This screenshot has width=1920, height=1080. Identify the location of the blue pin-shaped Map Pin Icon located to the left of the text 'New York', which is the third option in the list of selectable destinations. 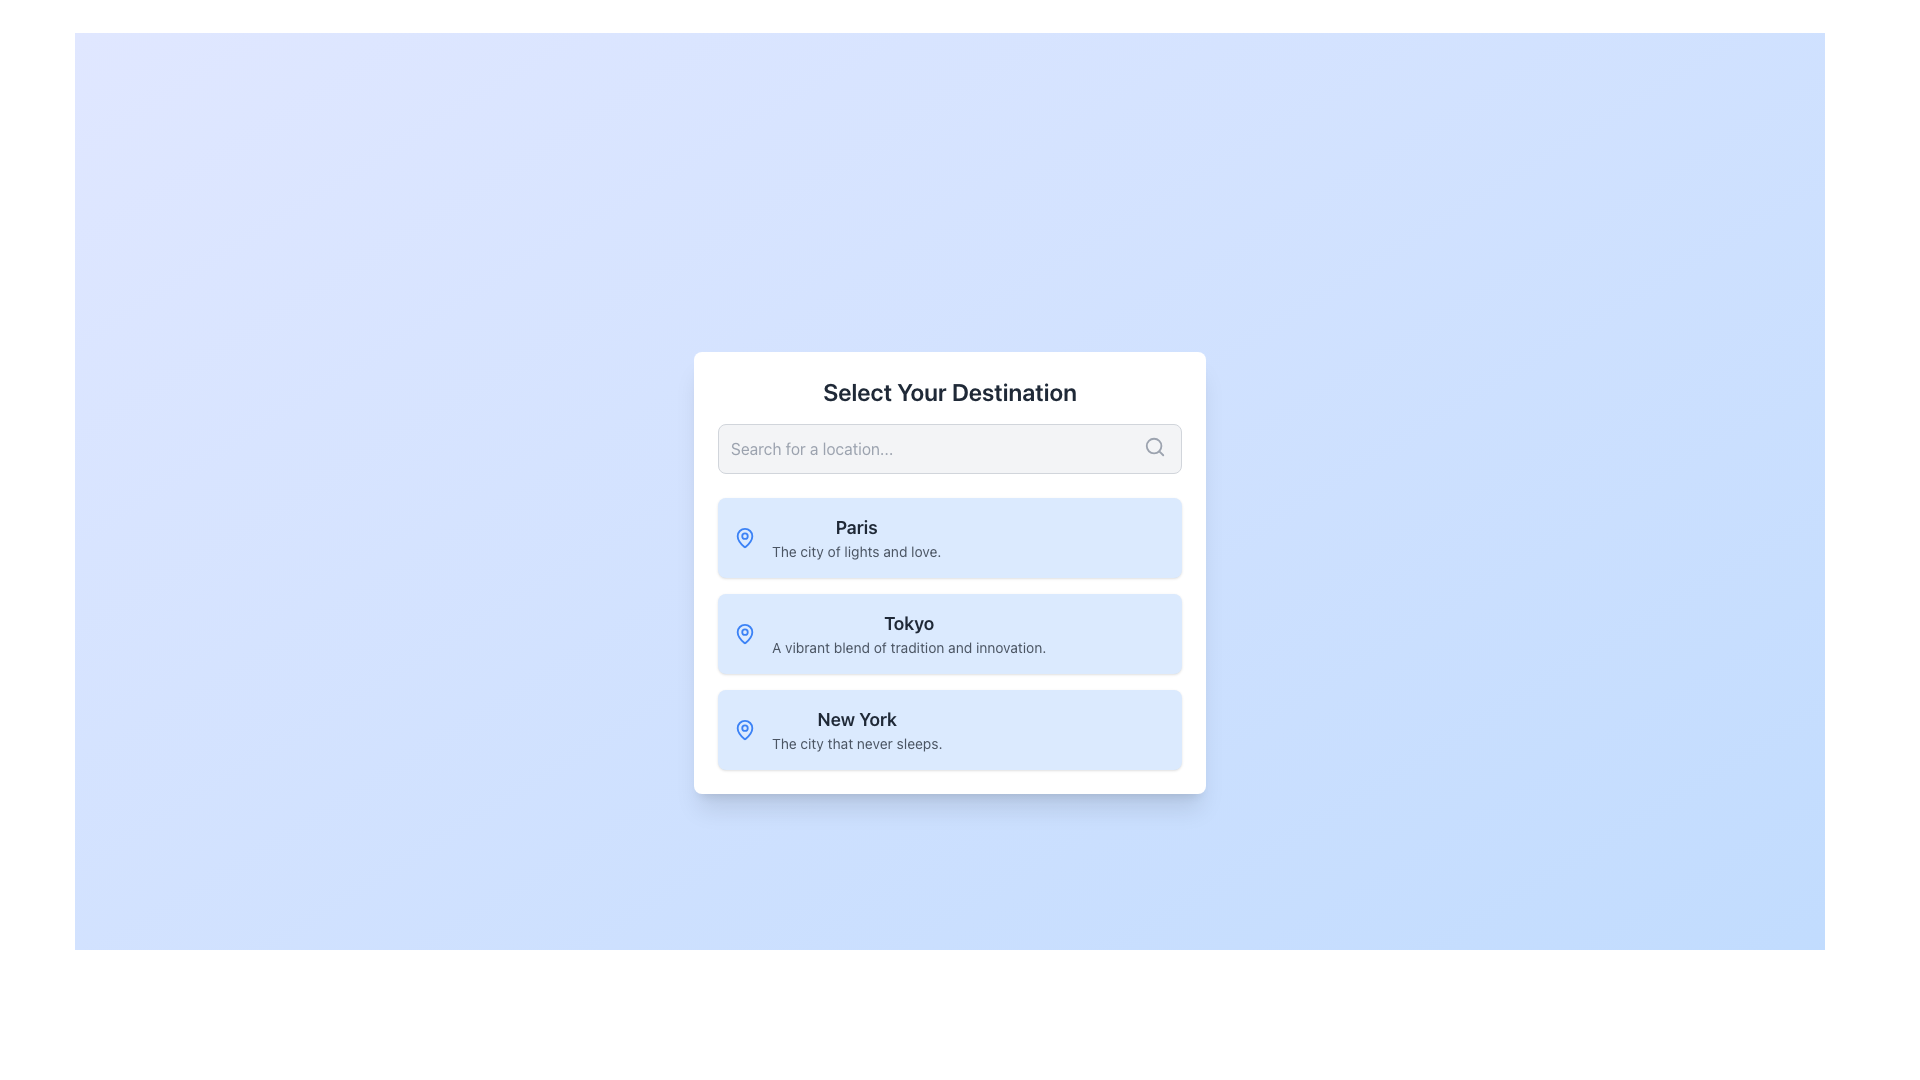
(743, 729).